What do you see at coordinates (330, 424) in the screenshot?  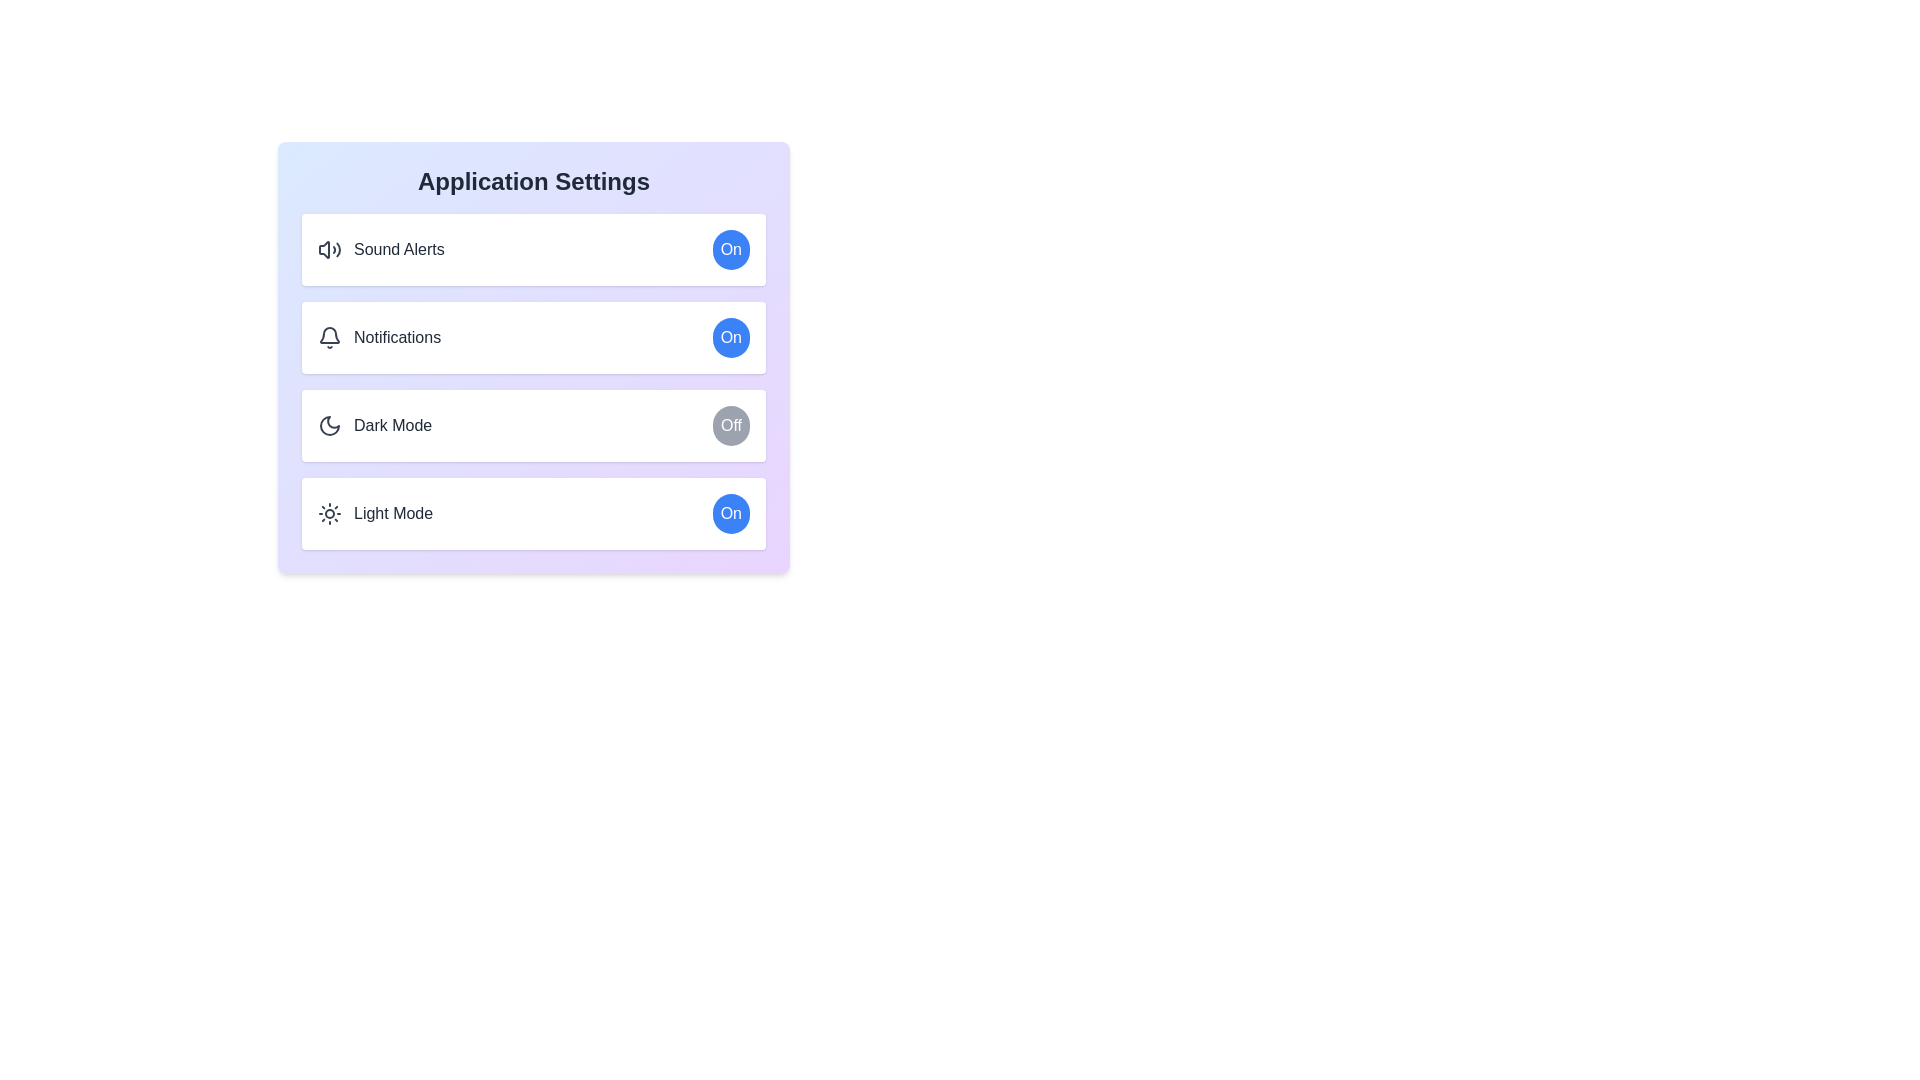 I see `the 'Dark Mode' icon located on the left side of the third row in the 'Application Settings' interface` at bounding box center [330, 424].